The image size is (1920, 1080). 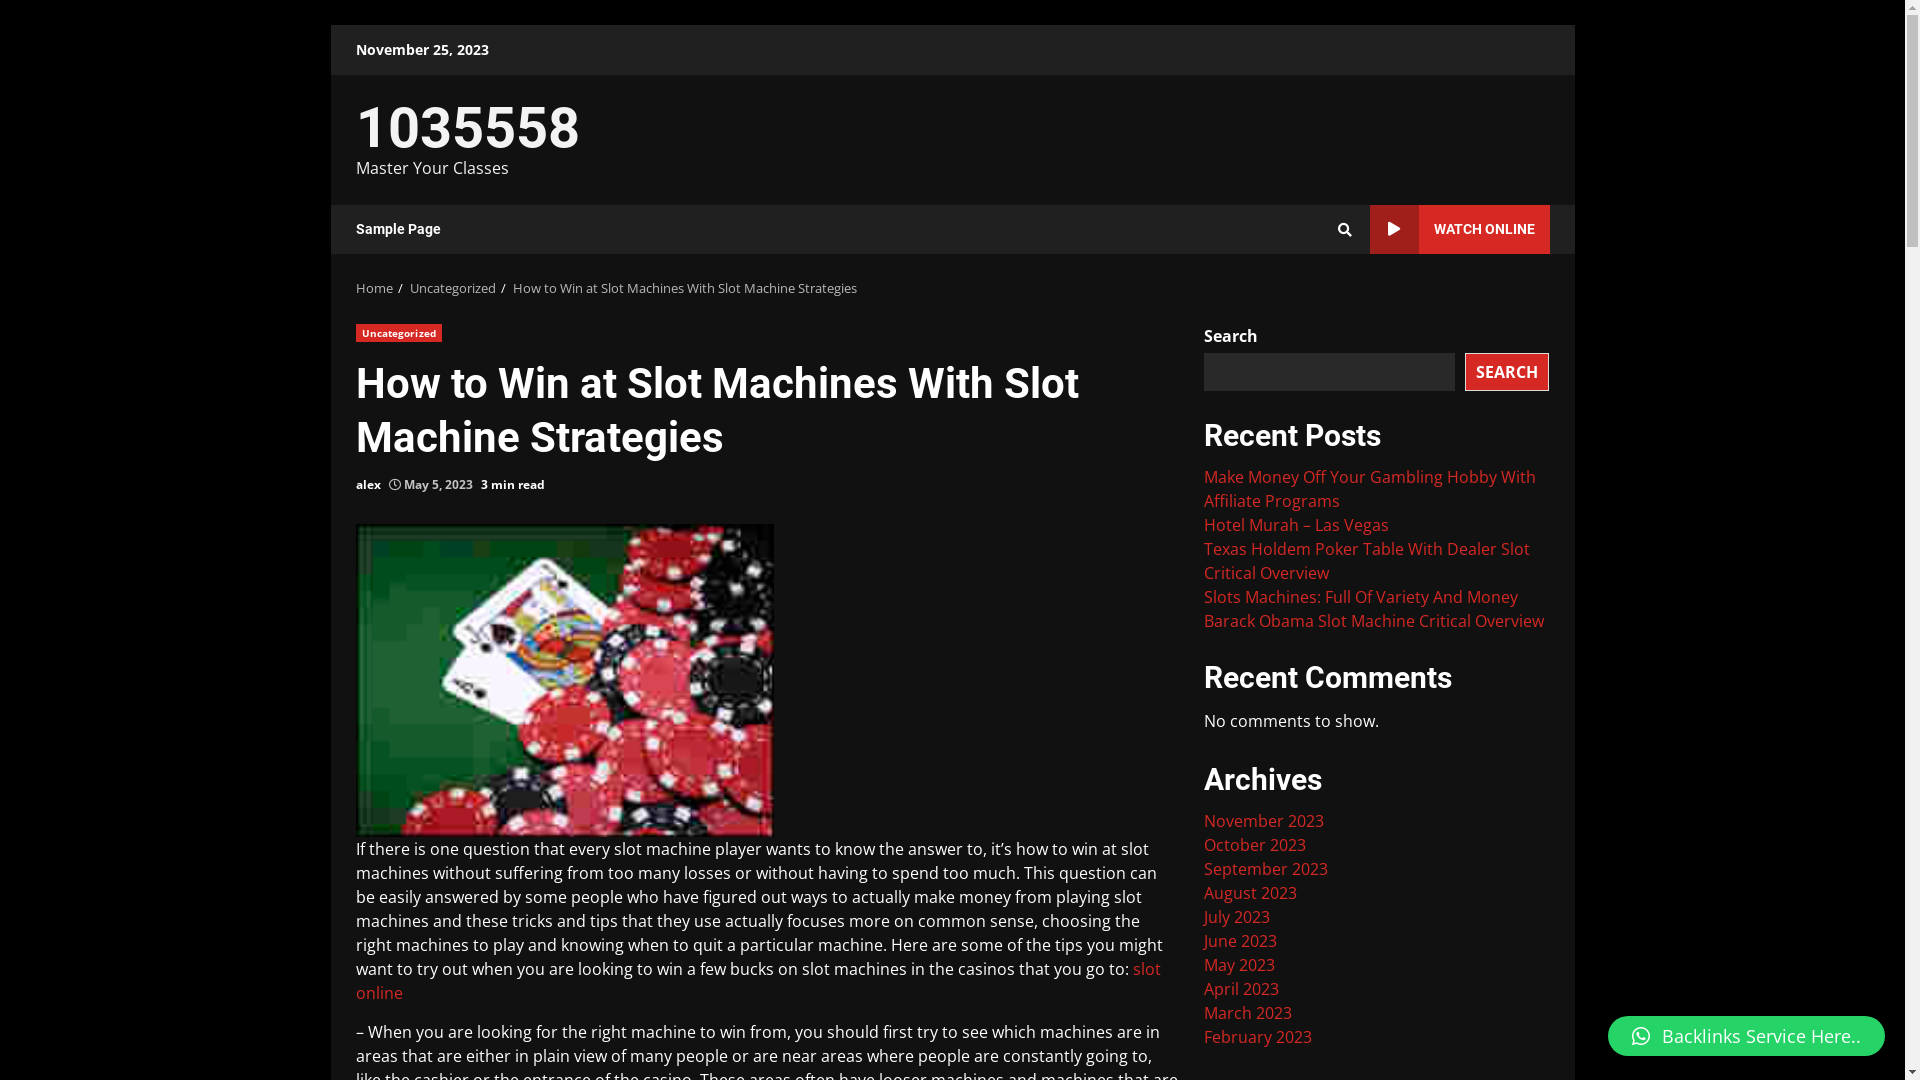 I want to click on 'Home', so click(x=355, y=288).